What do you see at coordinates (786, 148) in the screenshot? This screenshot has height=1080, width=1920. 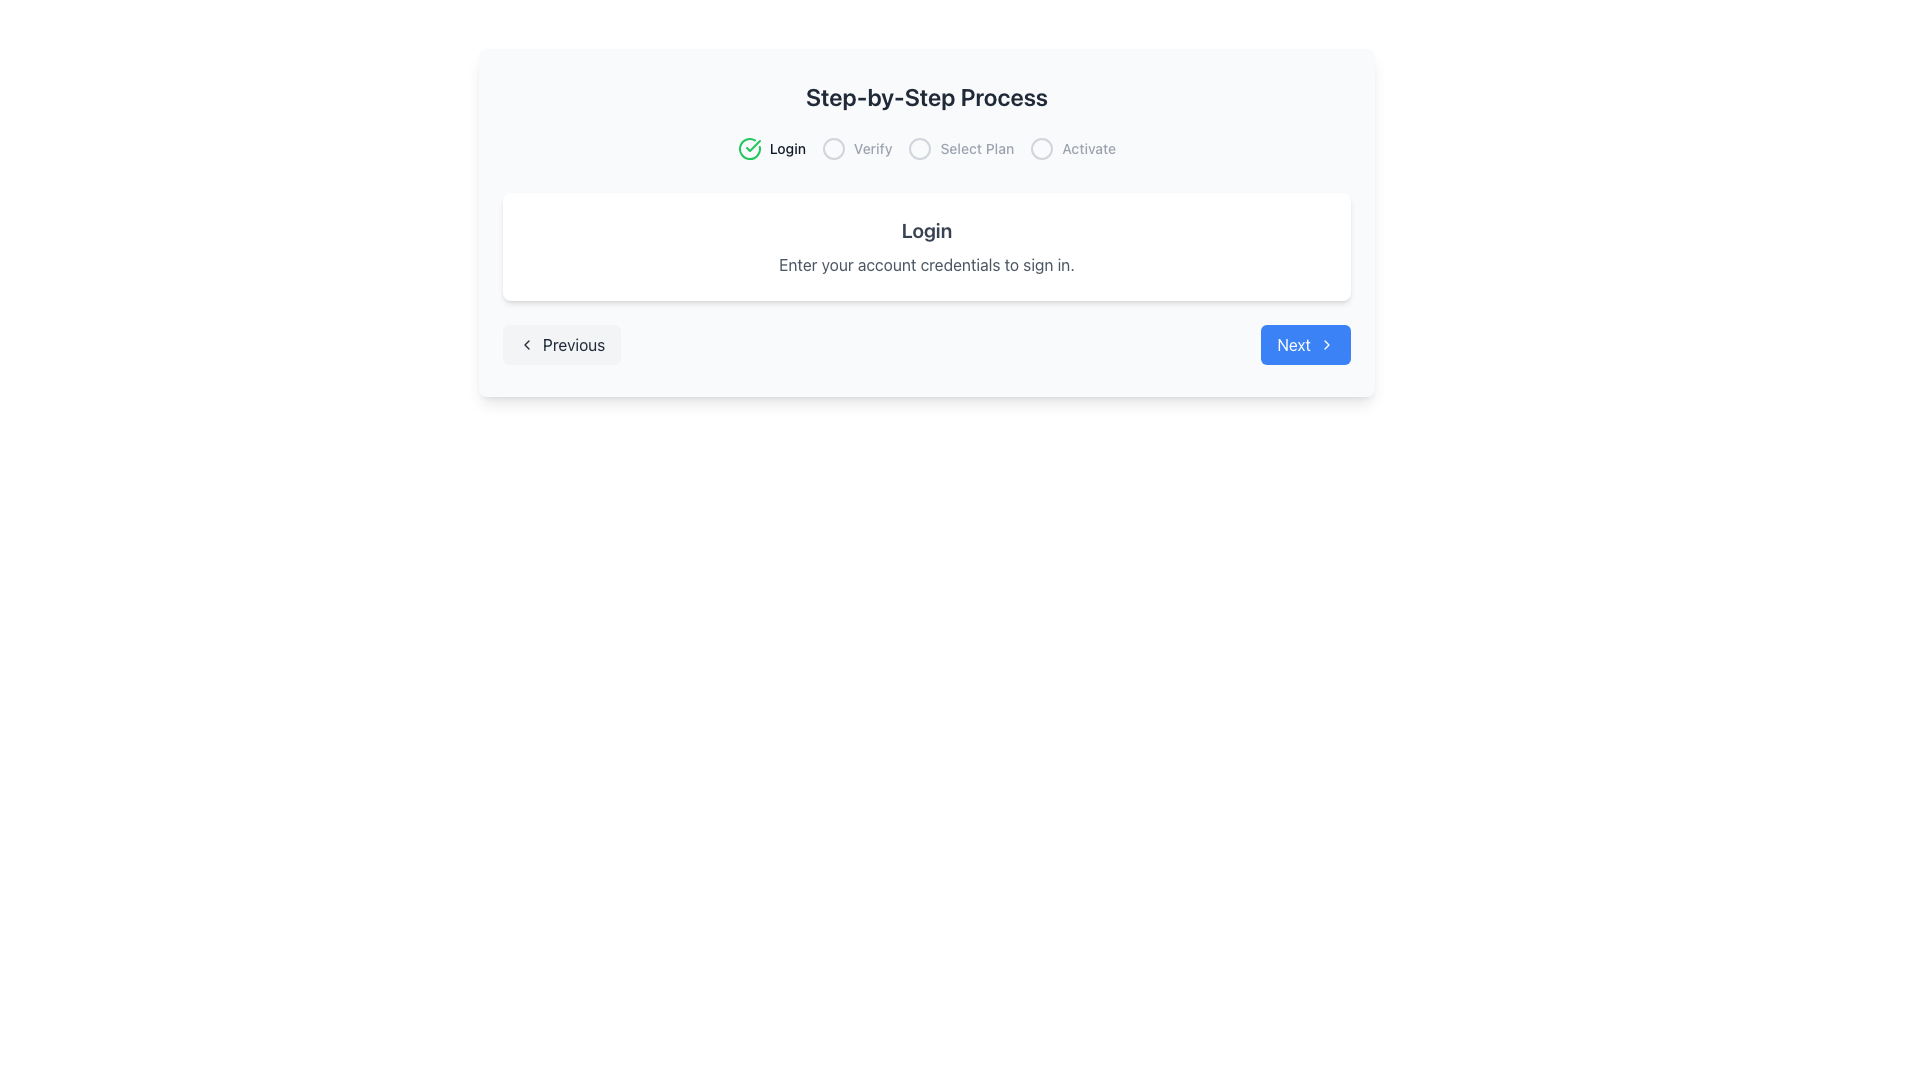 I see `the 'Login' text label, which indicates the current step in the process and is located to the right of a check mark icon` at bounding box center [786, 148].